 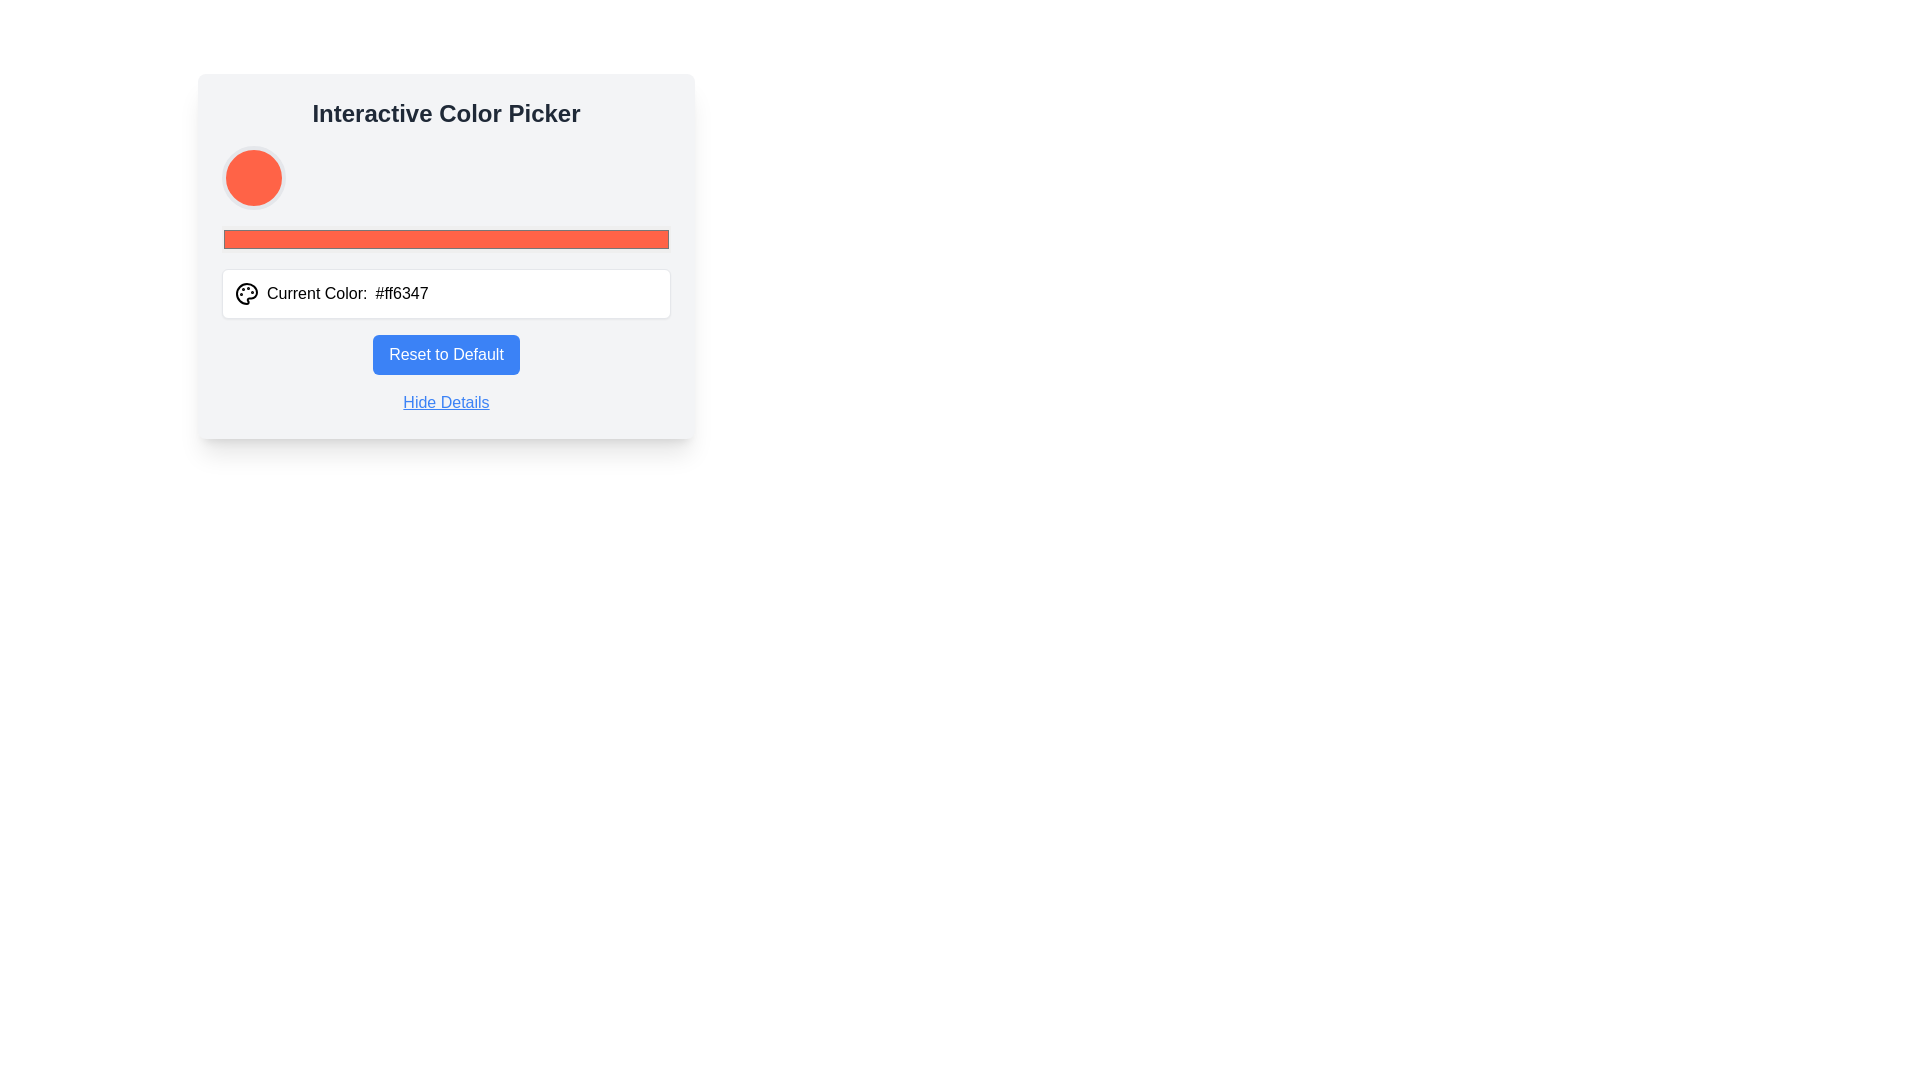 I want to click on the Color preview circle that indicates the currently selected color in the Interactive Color Picker interface, so click(x=253, y=176).